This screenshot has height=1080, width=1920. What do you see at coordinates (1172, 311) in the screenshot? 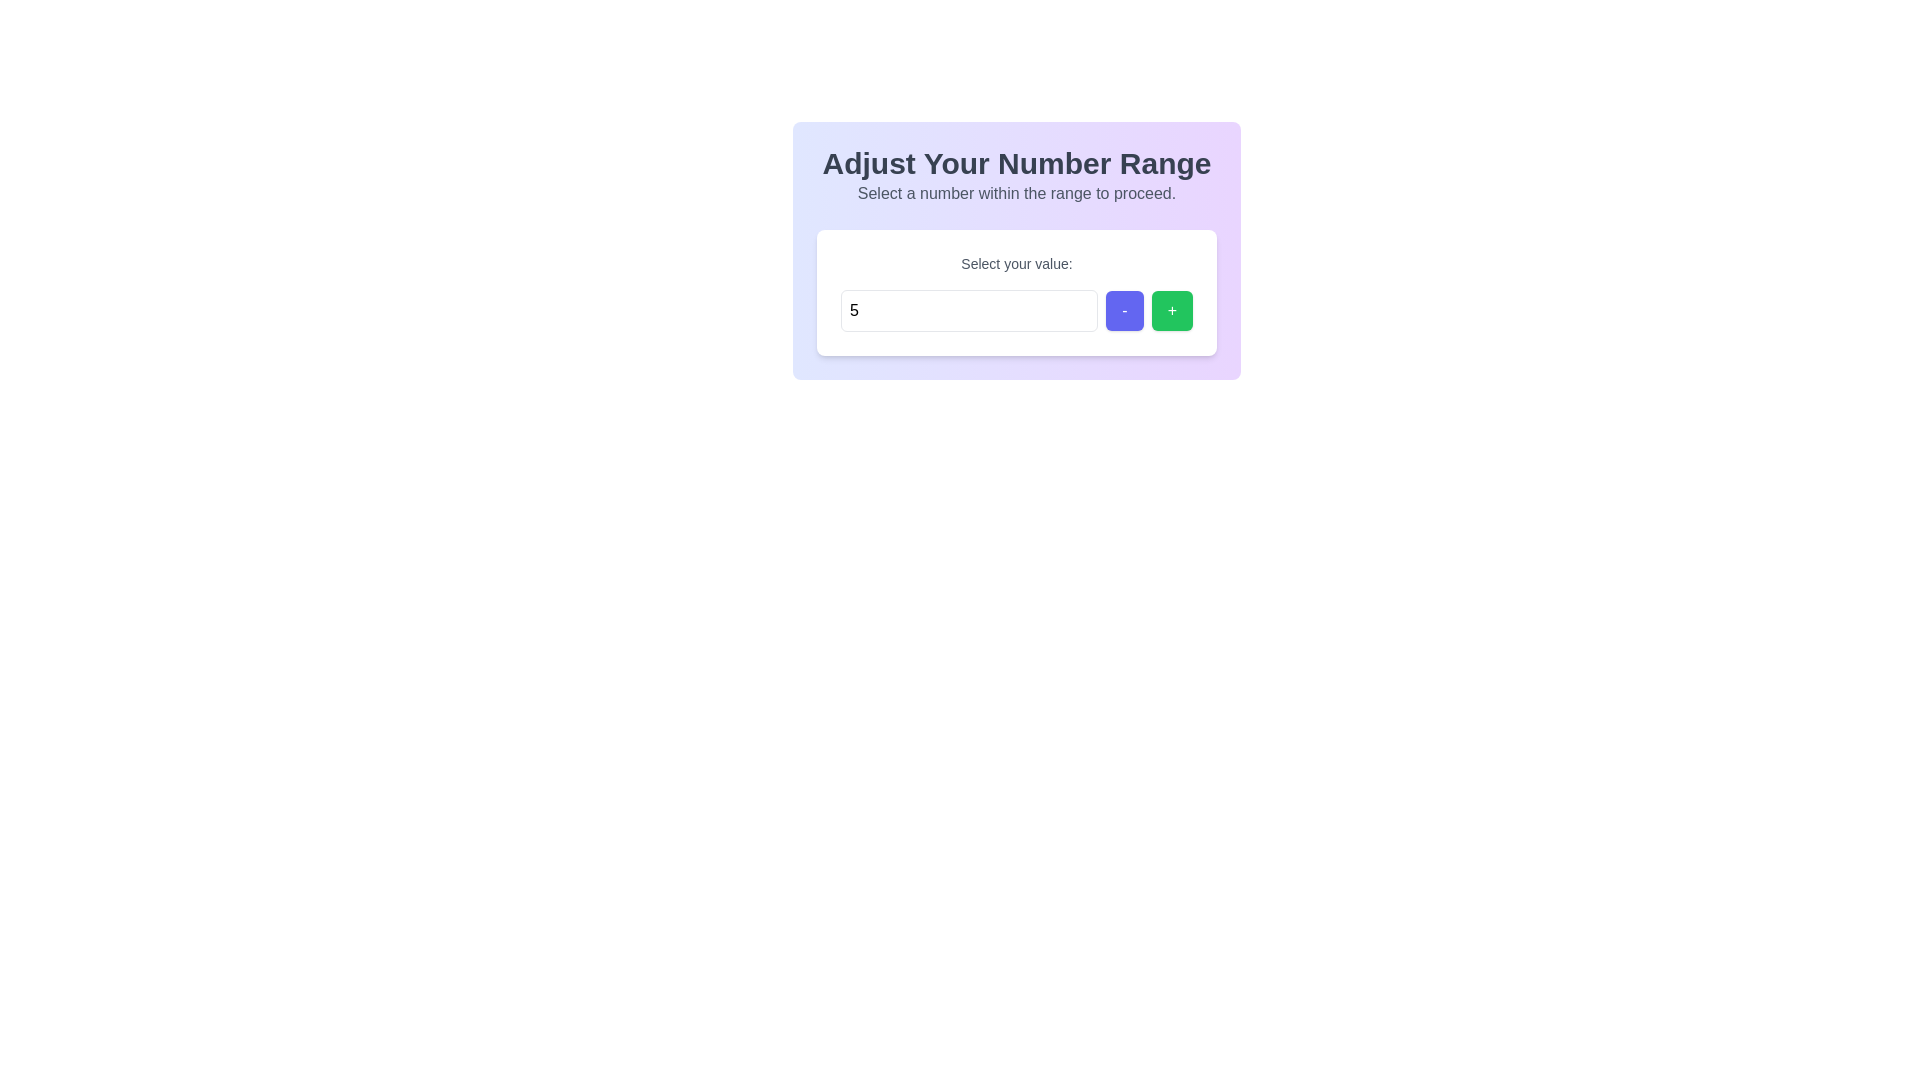
I see `the third button in the number selection interface to increment the numerical value displayed in the adjacent text input field` at bounding box center [1172, 311].